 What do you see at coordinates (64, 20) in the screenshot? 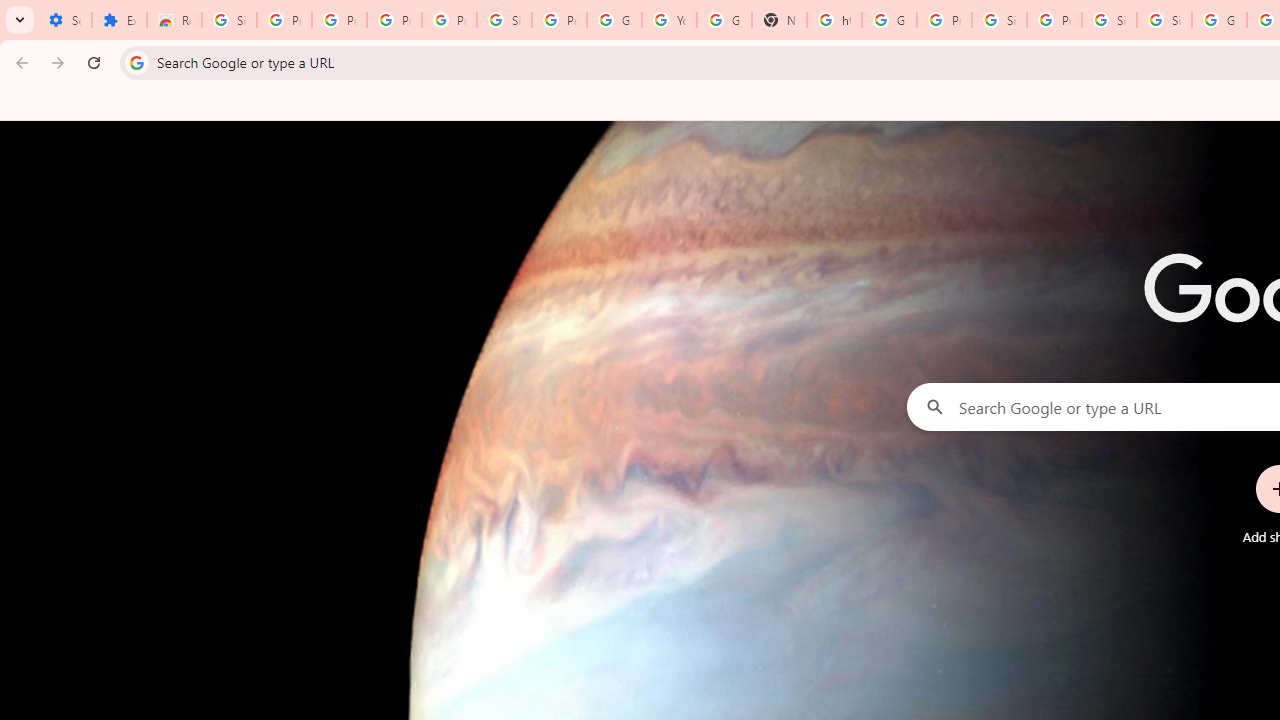
I see `'Settings - On startup'` at bounding box center [64, 20].